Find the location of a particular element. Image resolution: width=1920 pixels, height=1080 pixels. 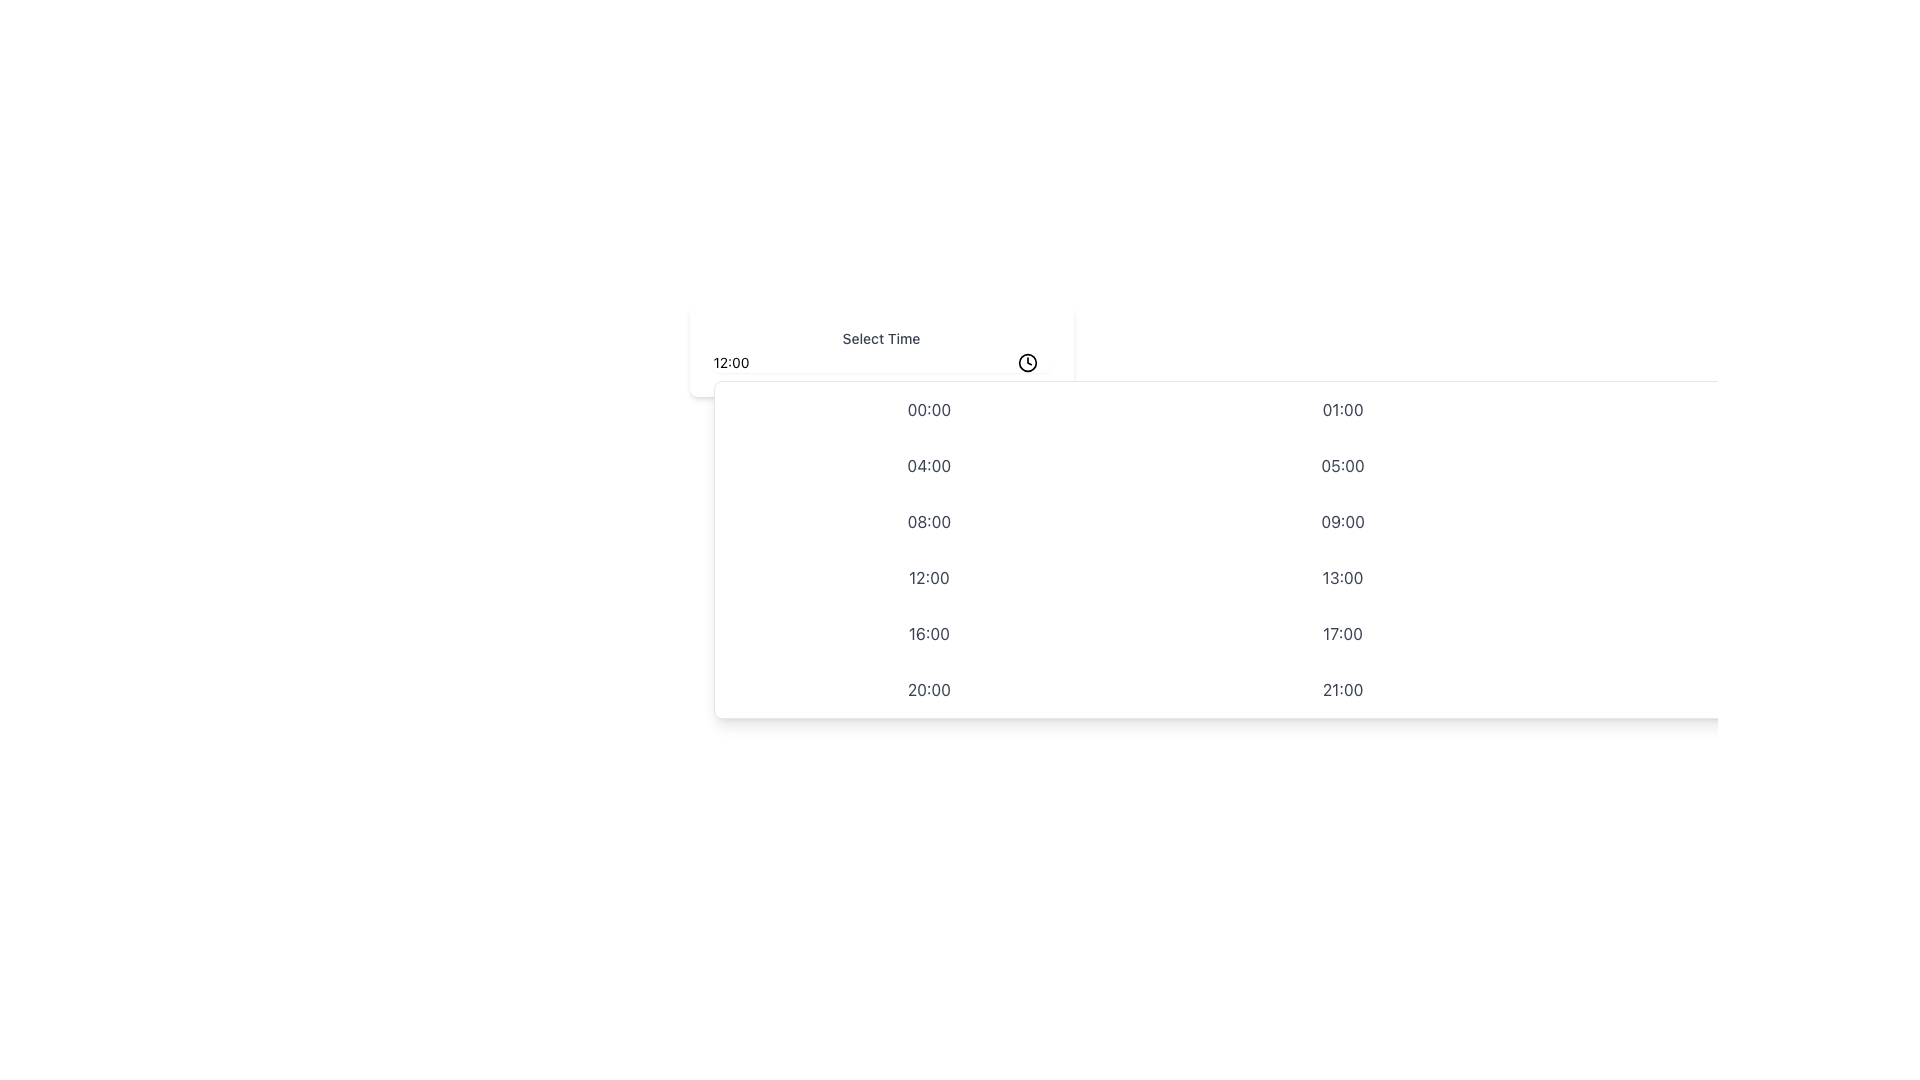

the button that allows the user to select the time of 08:00, located in the third row, first column of the time options grid is located at coordinates (928, 520).